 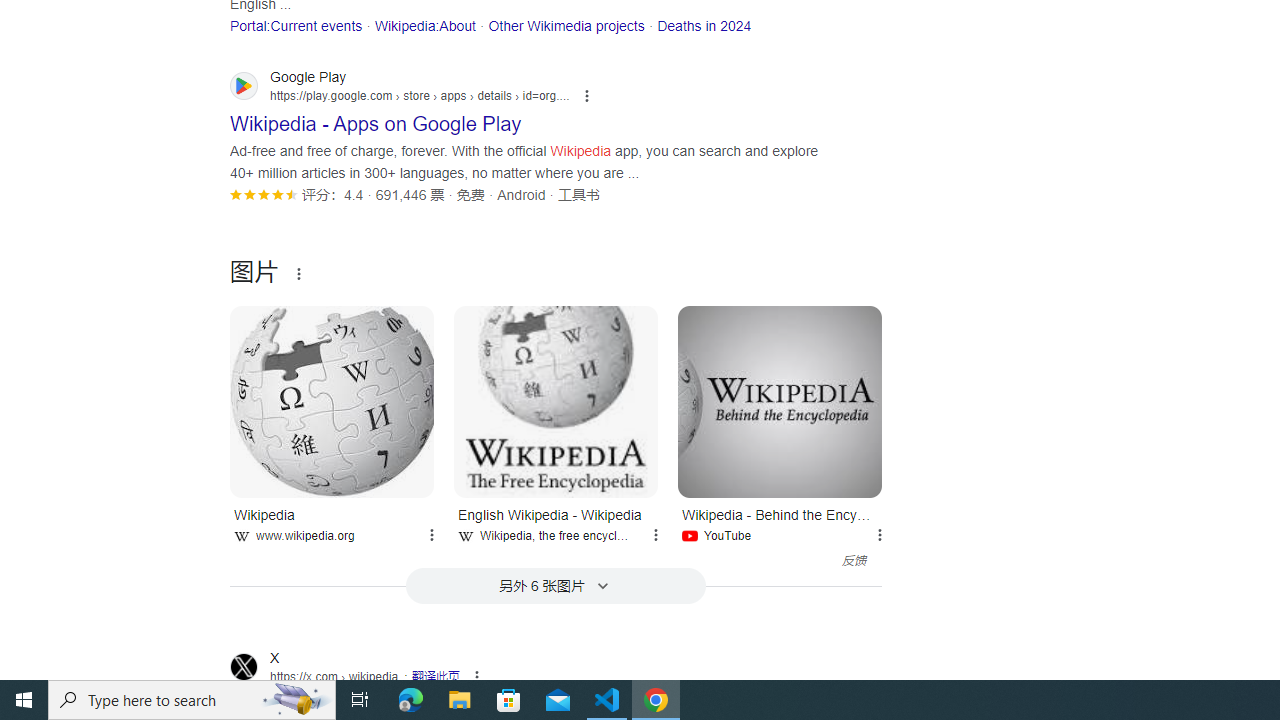 What do you see at coordinates (565, 25) in the screenshot?
I see `'Other Wikimedia projects'` at bounding box center [565, 25].